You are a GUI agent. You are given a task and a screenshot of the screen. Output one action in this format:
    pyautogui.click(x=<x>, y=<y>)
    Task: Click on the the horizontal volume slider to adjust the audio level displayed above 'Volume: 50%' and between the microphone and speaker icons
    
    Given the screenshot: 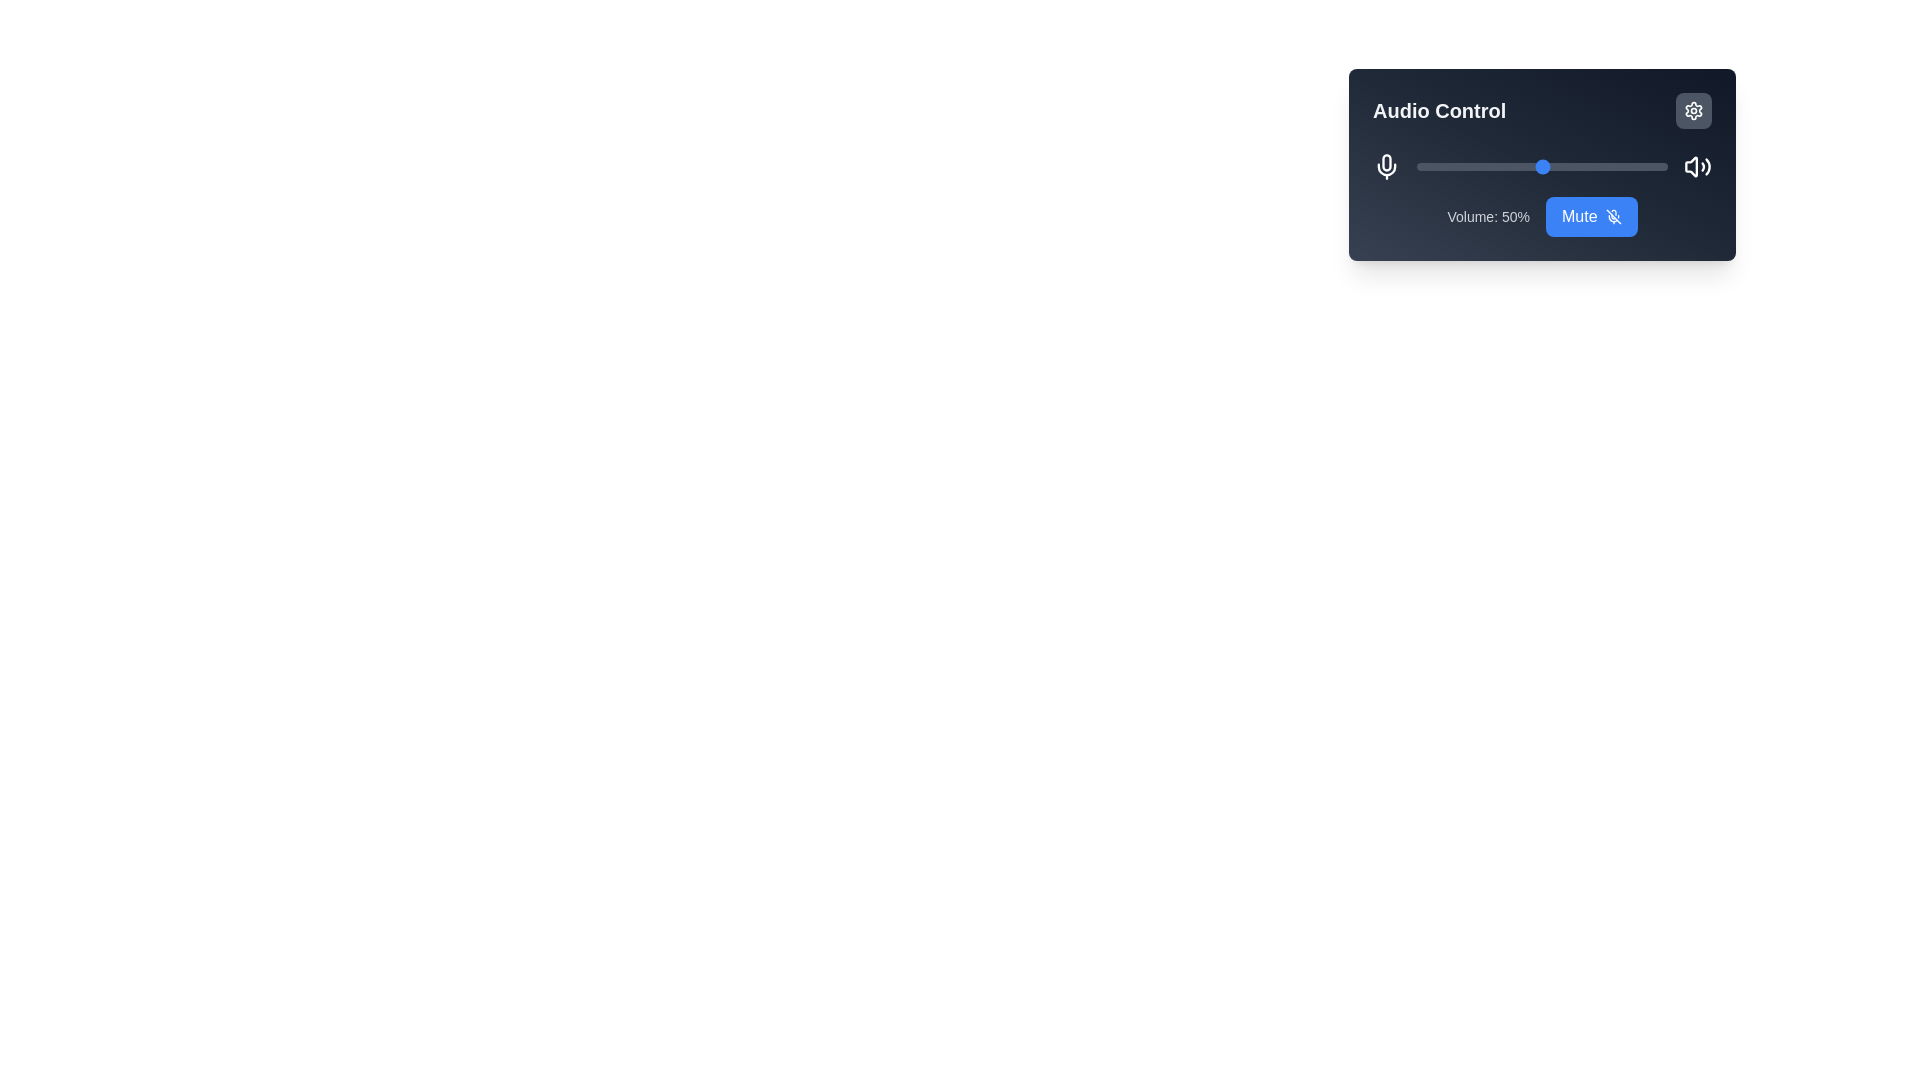 What is the action you would take?
    pyautogui.click(x=1541, y=164)
    